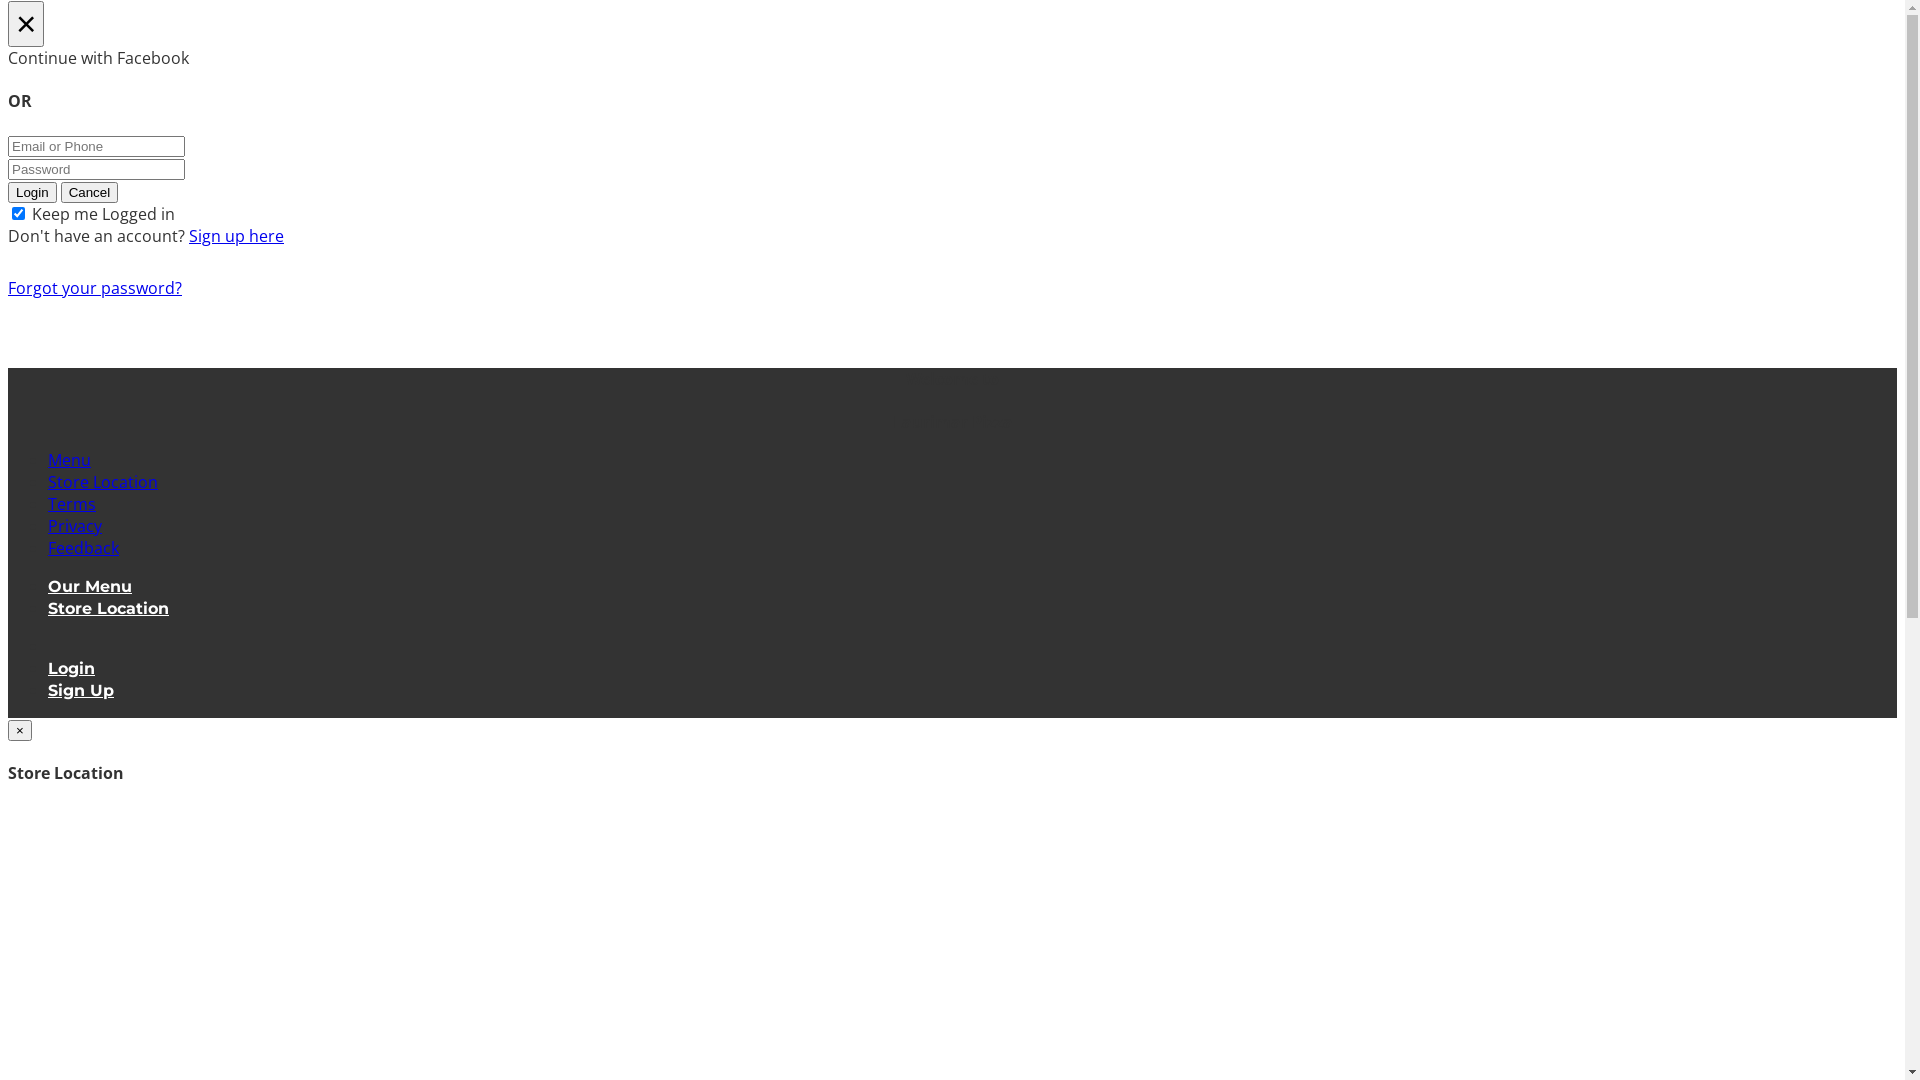 This screenshot has height=1080, width=1920. I want to click on 'Our Menu', so click(89, 585).